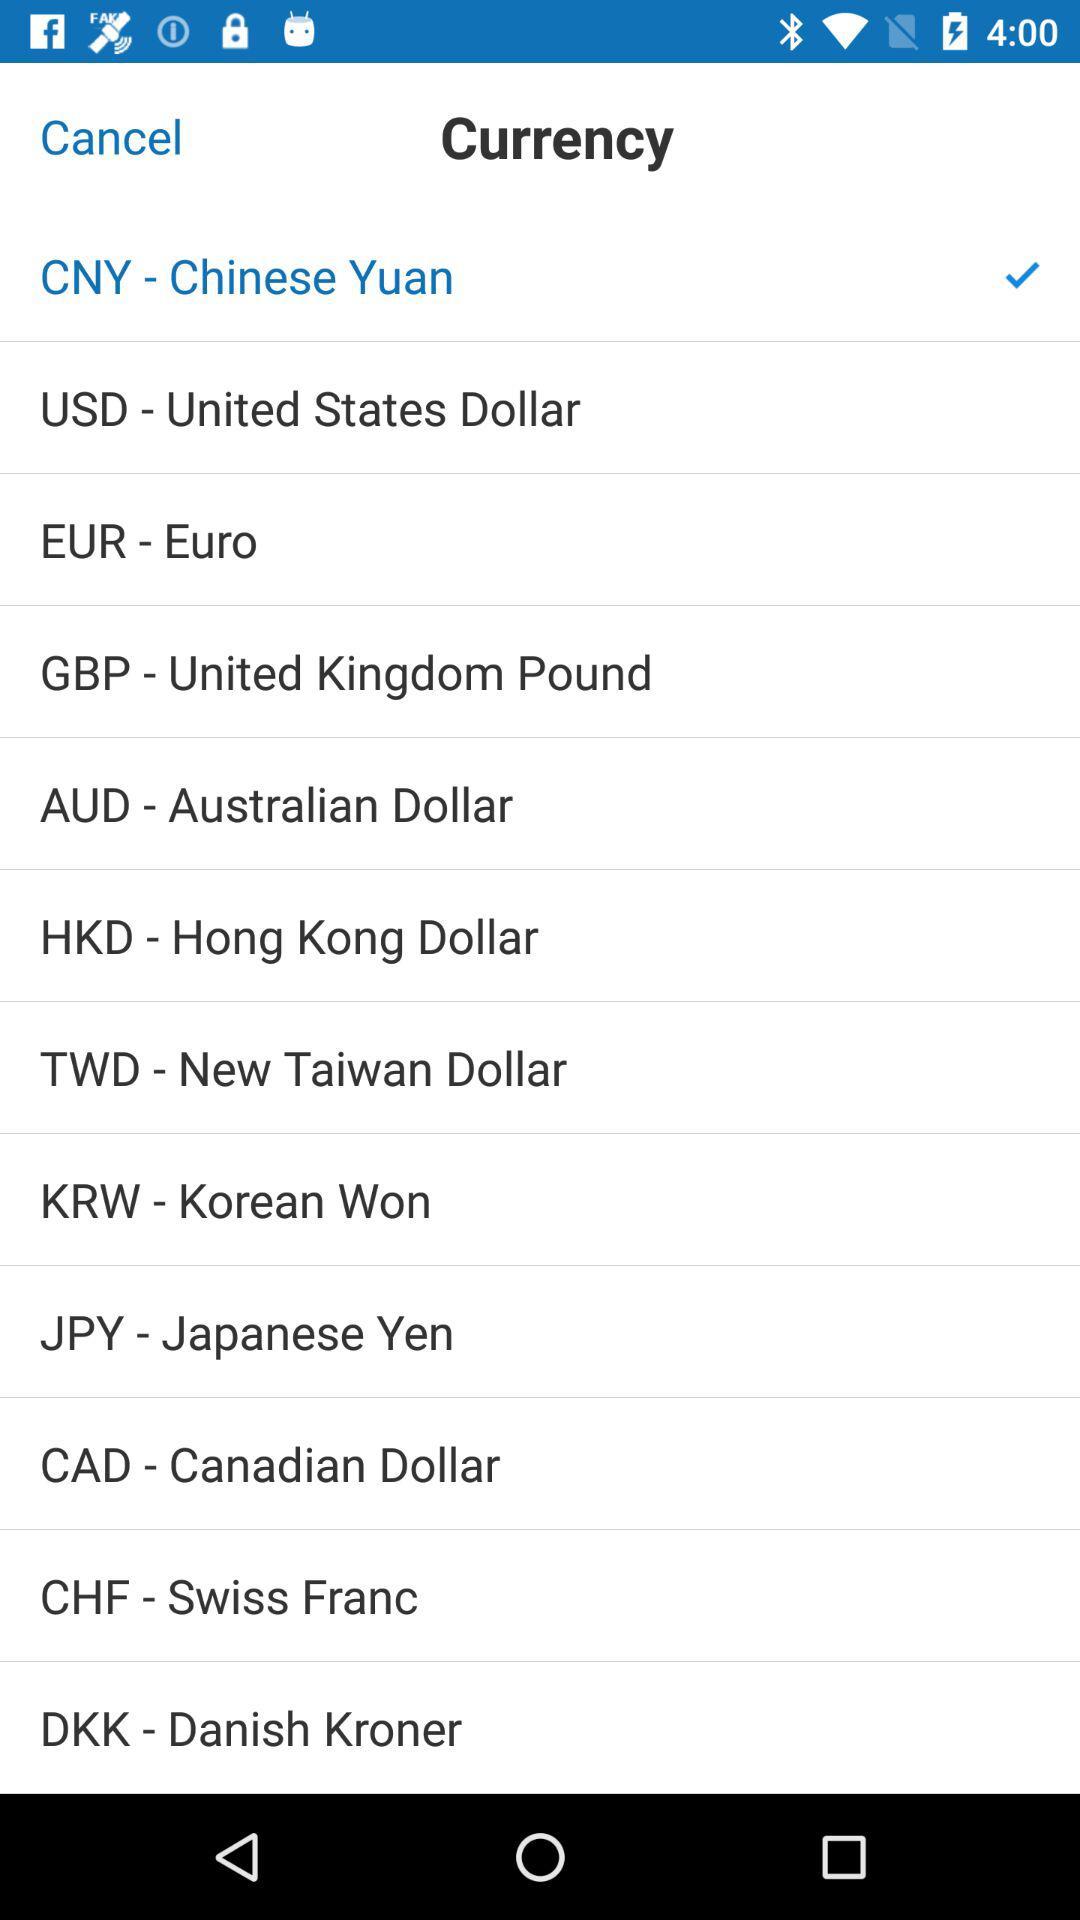  What do you see at coordinates (111, 135) in the screenshot?
I see `the cancel item` at bounding box center [111, 135].